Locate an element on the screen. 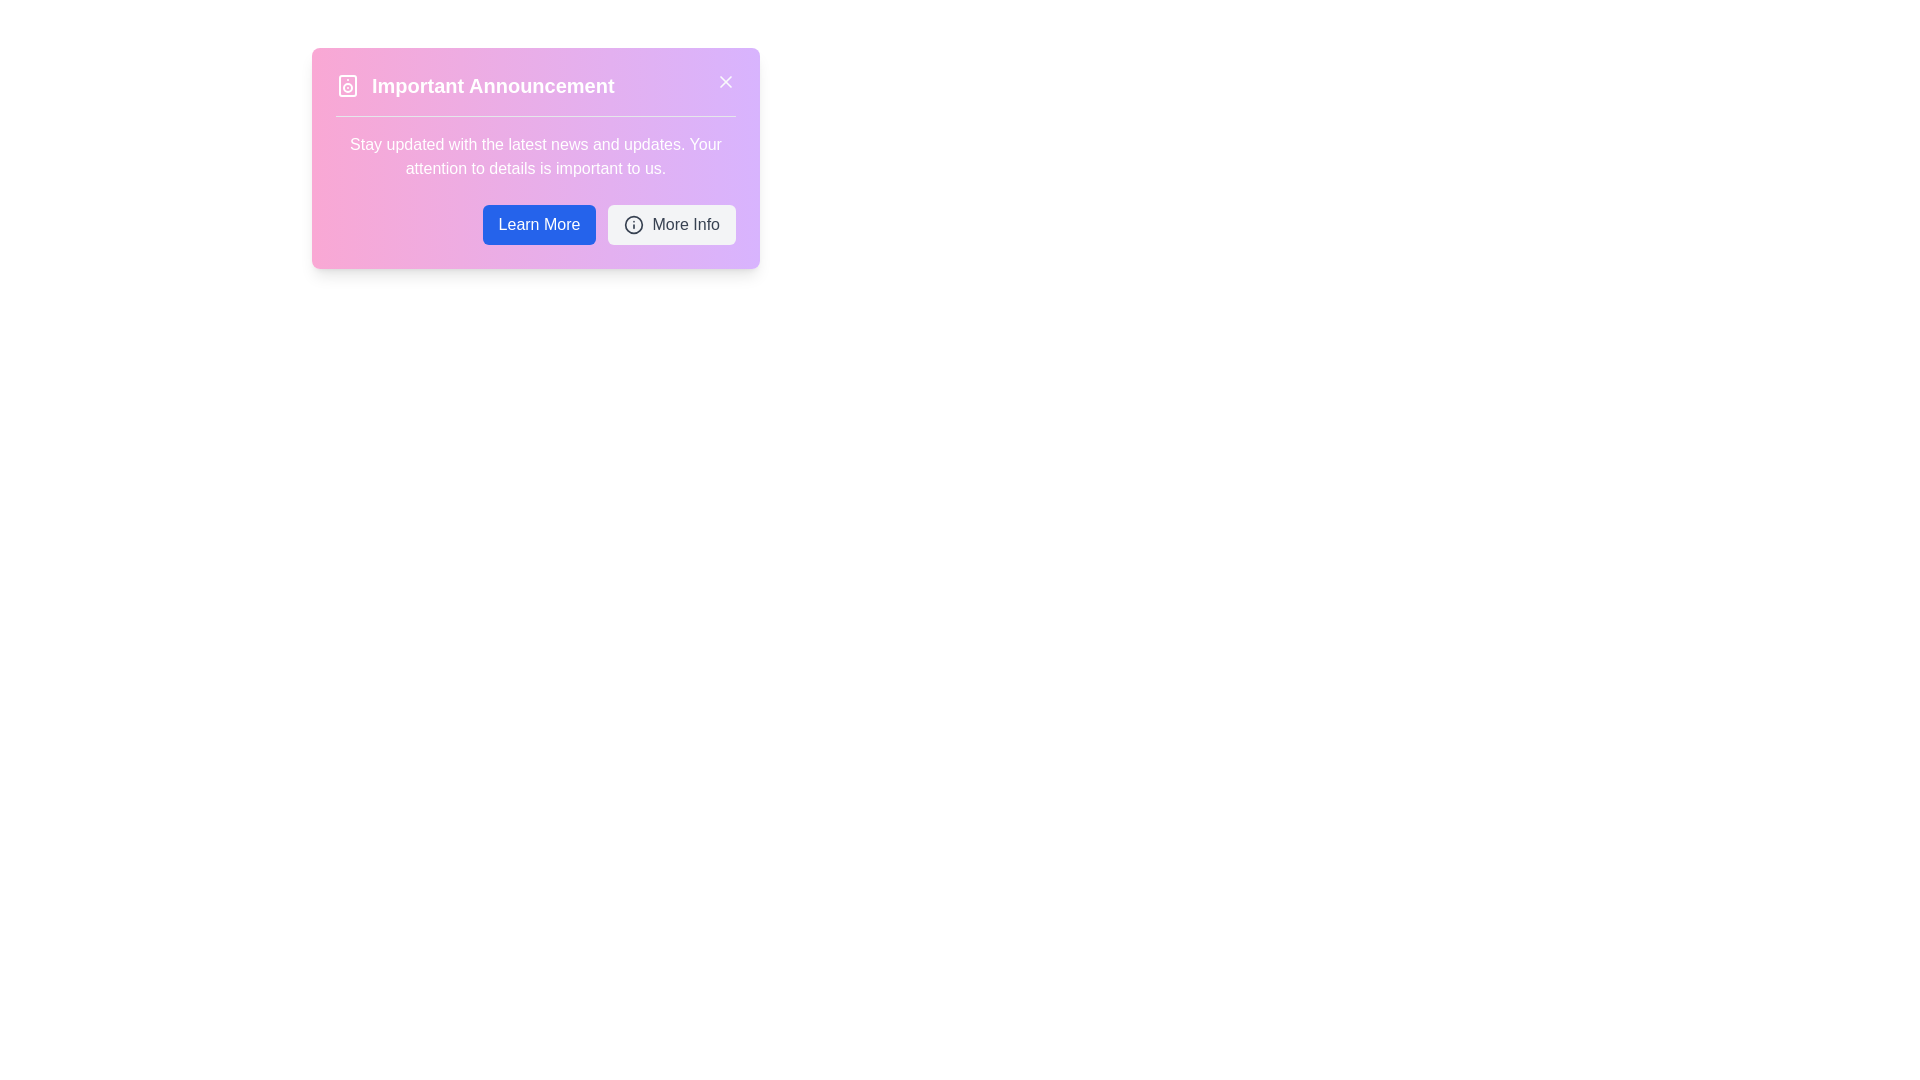 This screenshot has height=1080, width=1920. the button located in the notification box at the bottom-right, which is the leftmost button next to 'More Info' is located at coordinates (536, 224).